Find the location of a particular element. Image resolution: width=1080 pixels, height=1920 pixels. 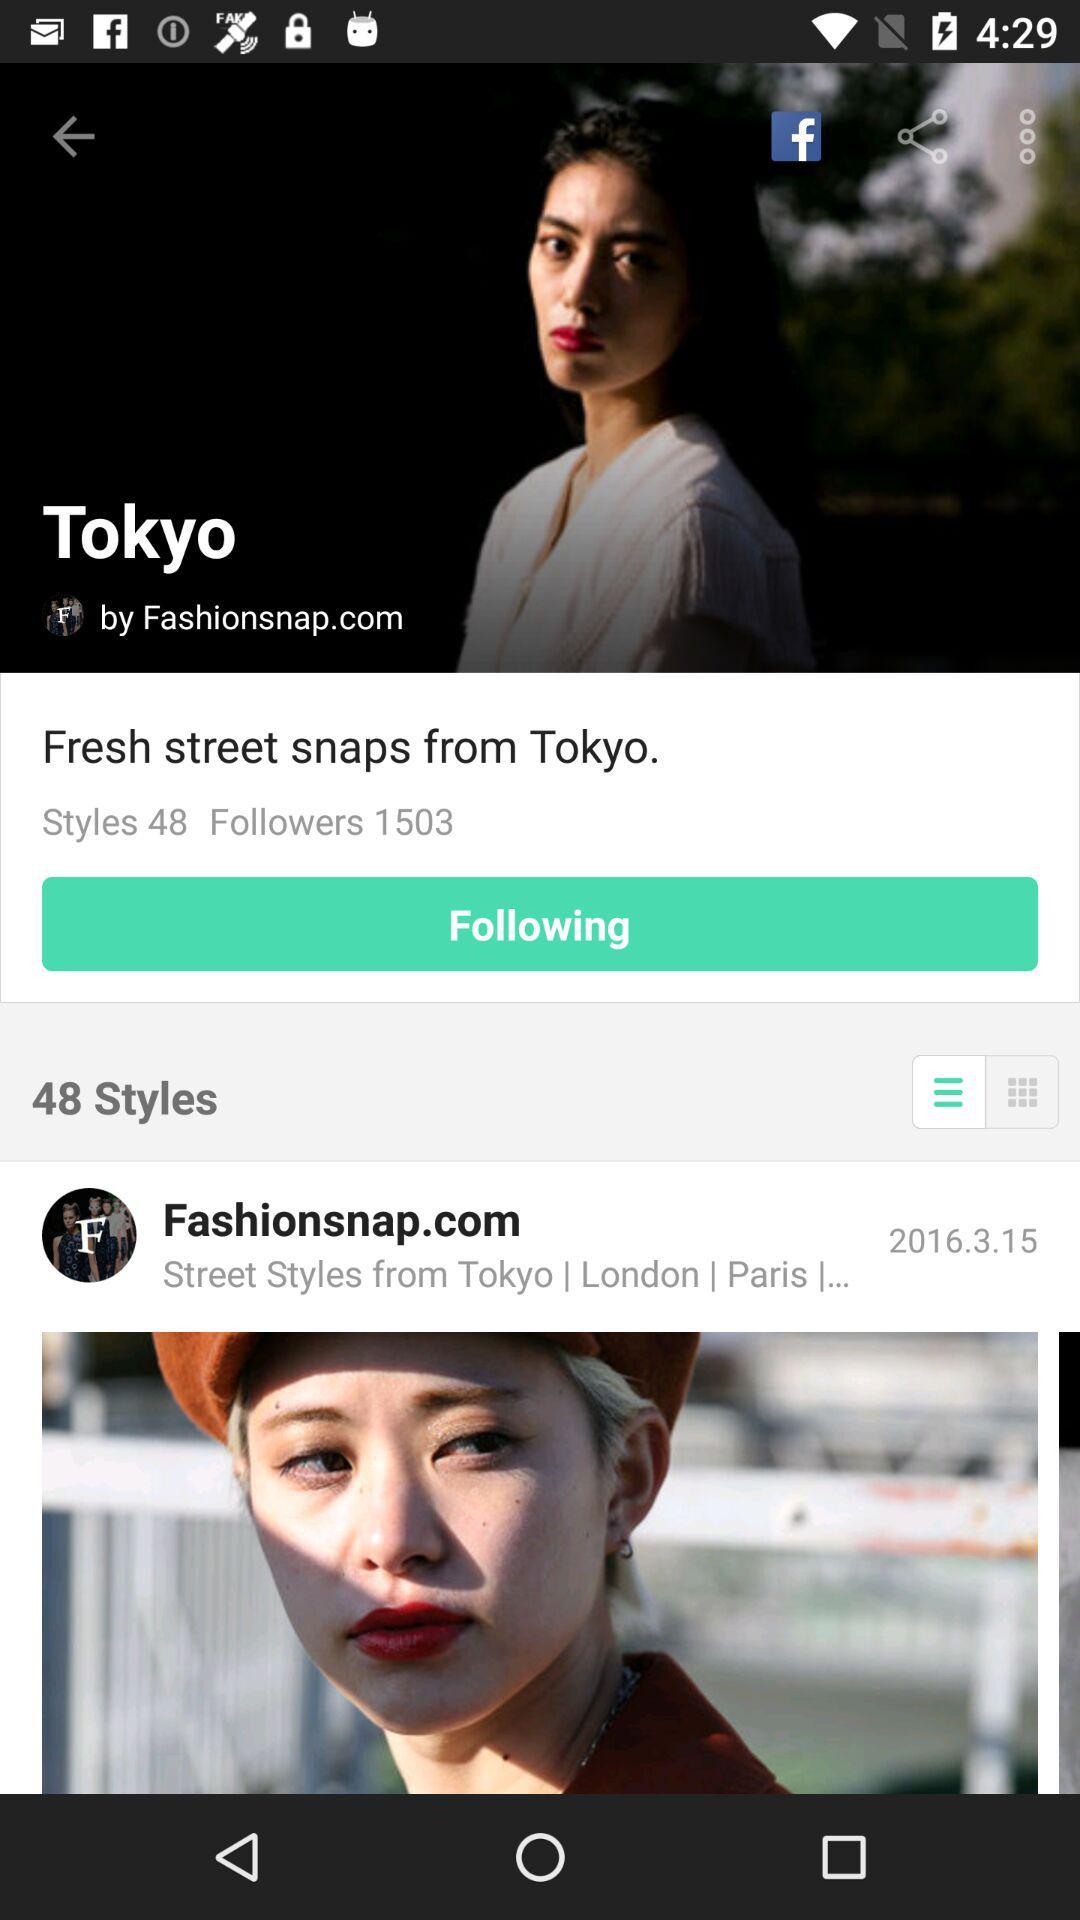

an article is located at coordinates (540, 1562).